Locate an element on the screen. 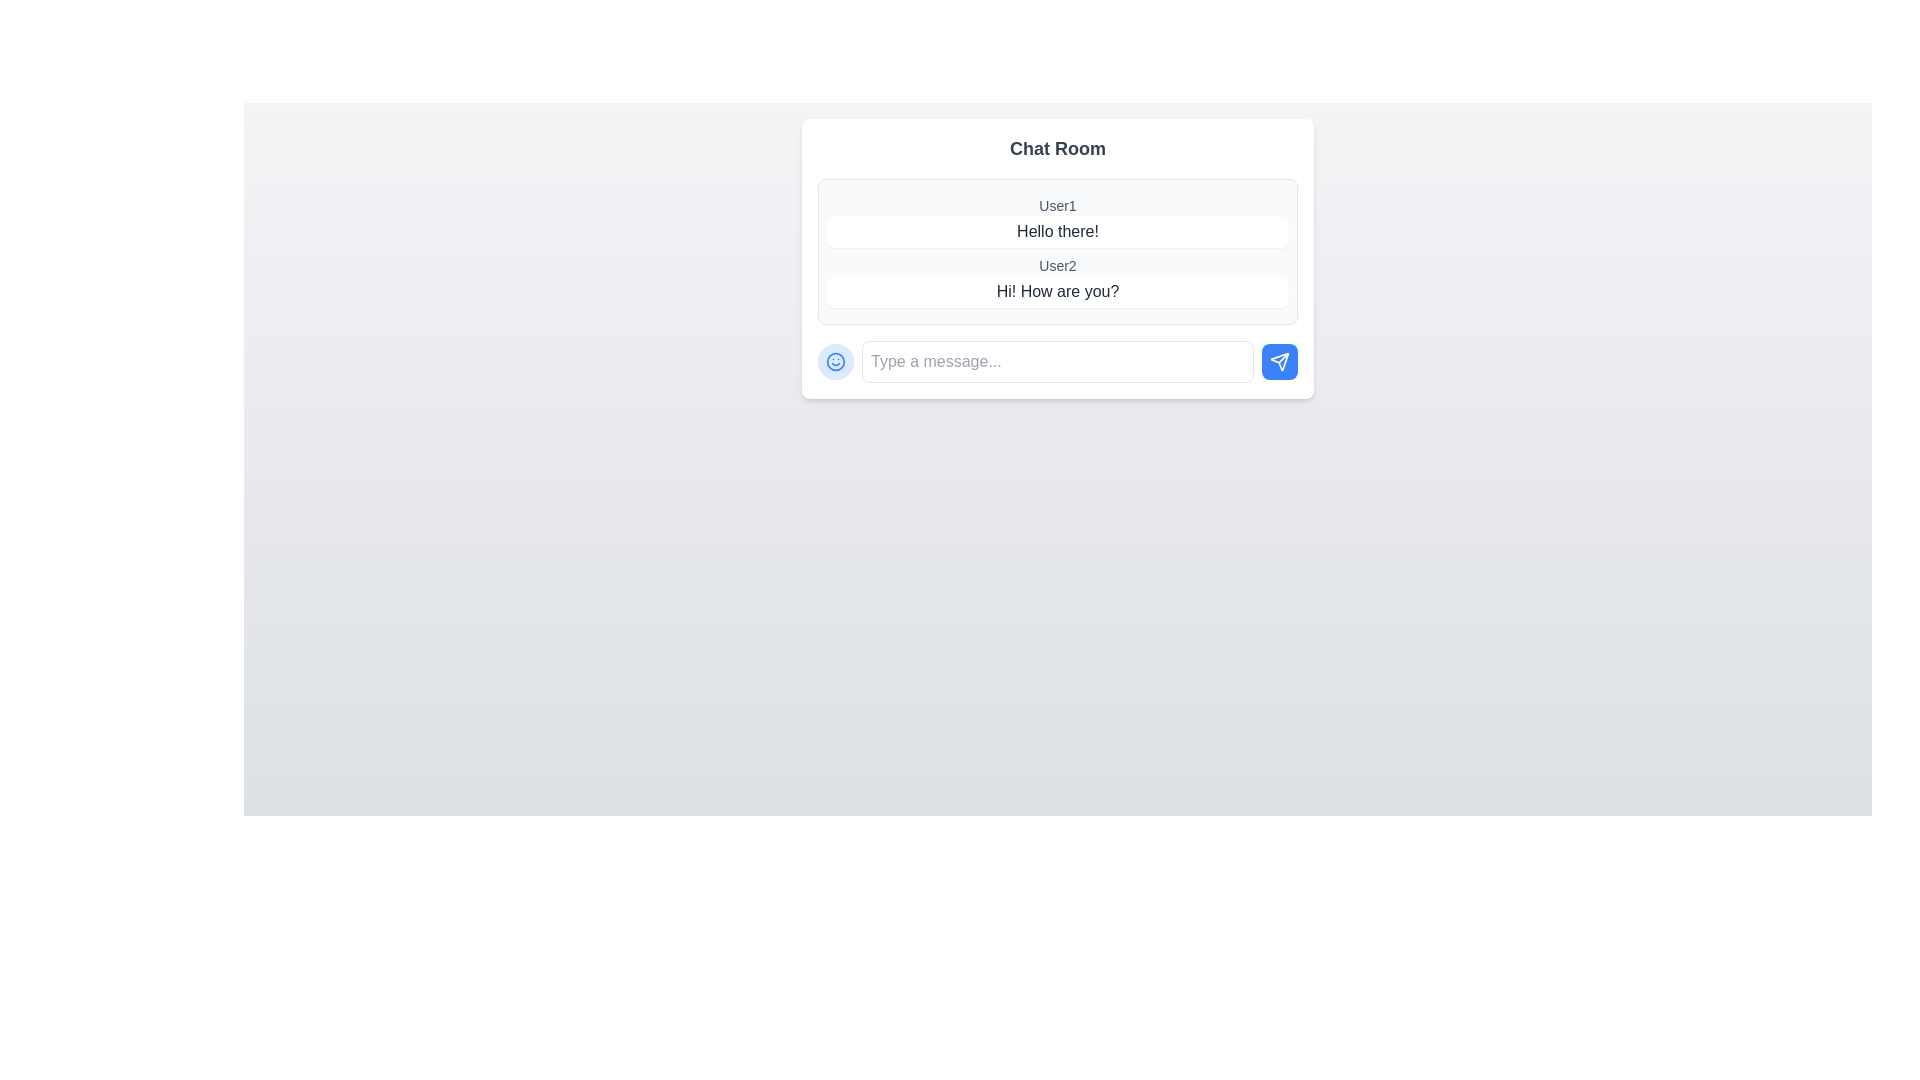 The height and width of the screenshot is (1080, 1920). the send button icon, which is a graphical representation within the chat interface, to send a message is located at coordinates (1280, 361).